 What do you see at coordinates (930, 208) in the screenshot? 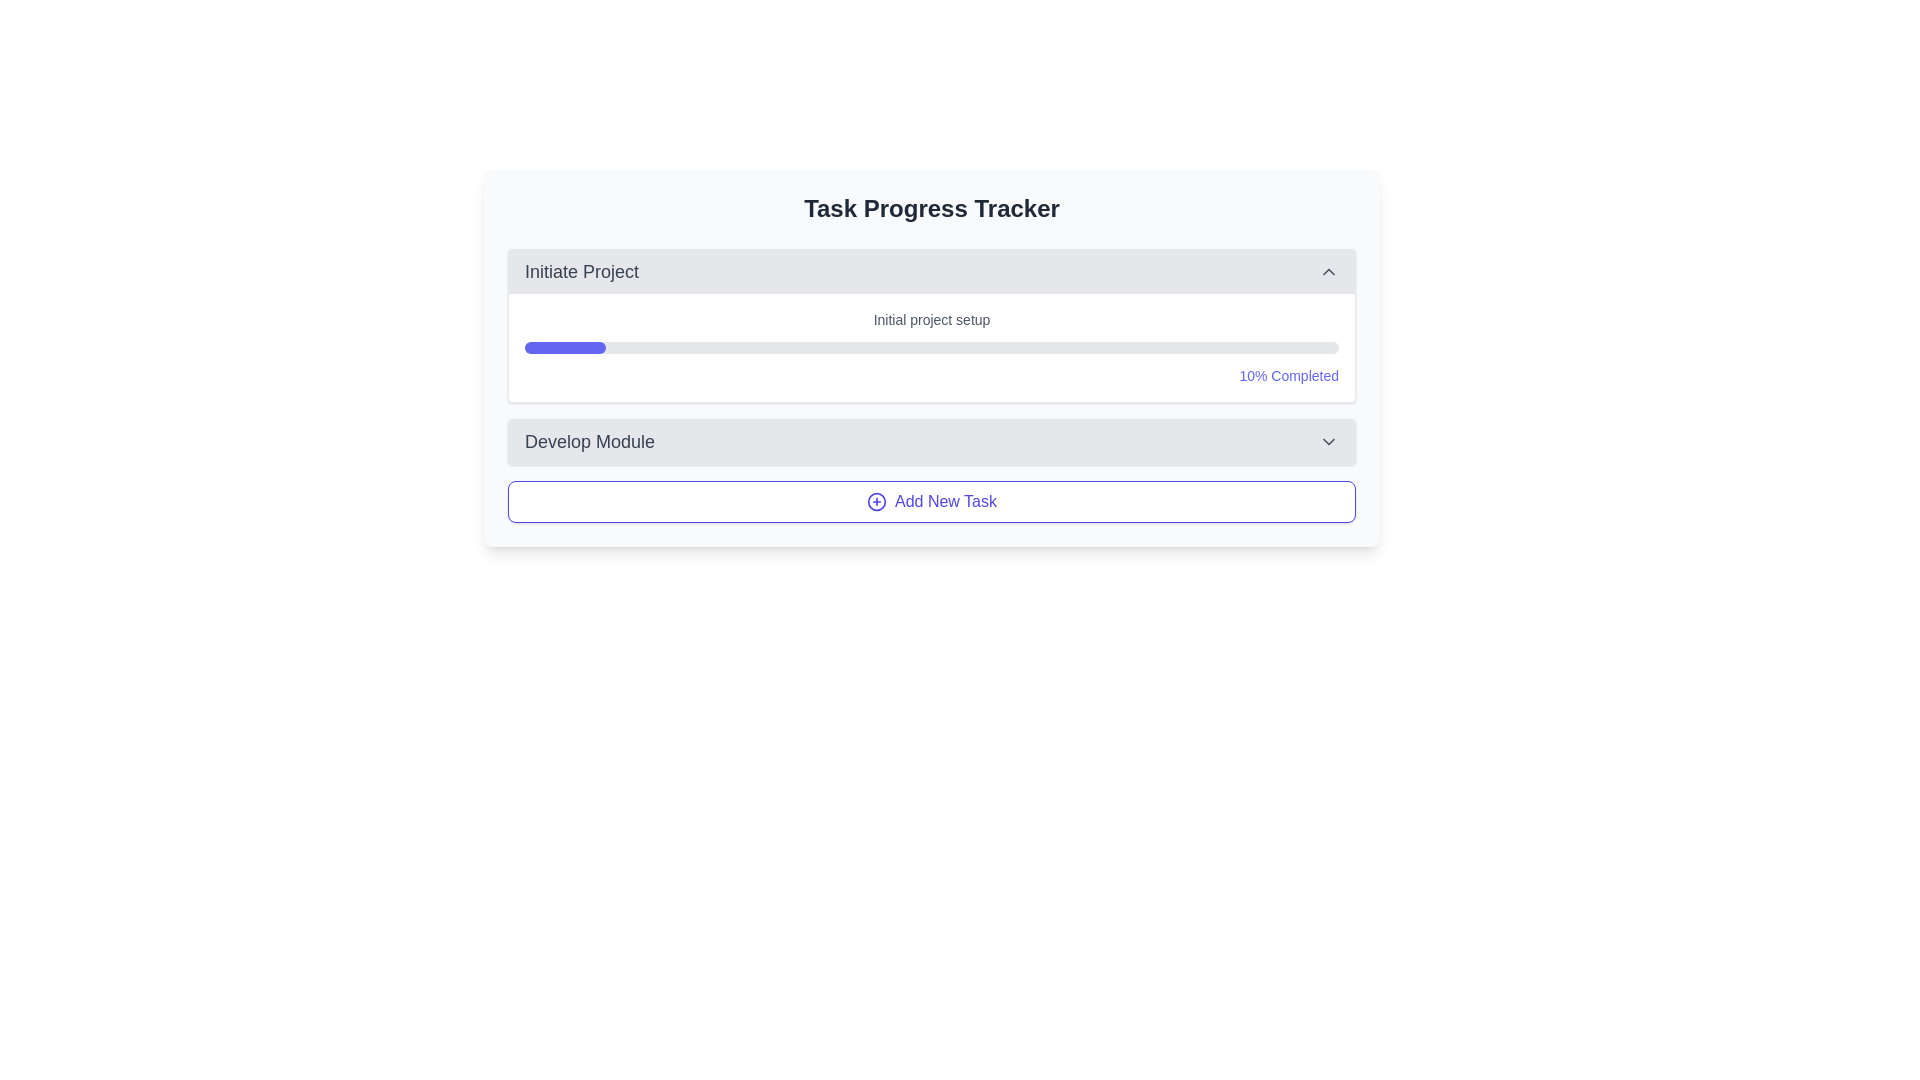
I see `the Header Text element that reads 'Task Progress Tracker', which is a large, bold text centered within a light gray rectangular background` at bounding box center [930, 208].